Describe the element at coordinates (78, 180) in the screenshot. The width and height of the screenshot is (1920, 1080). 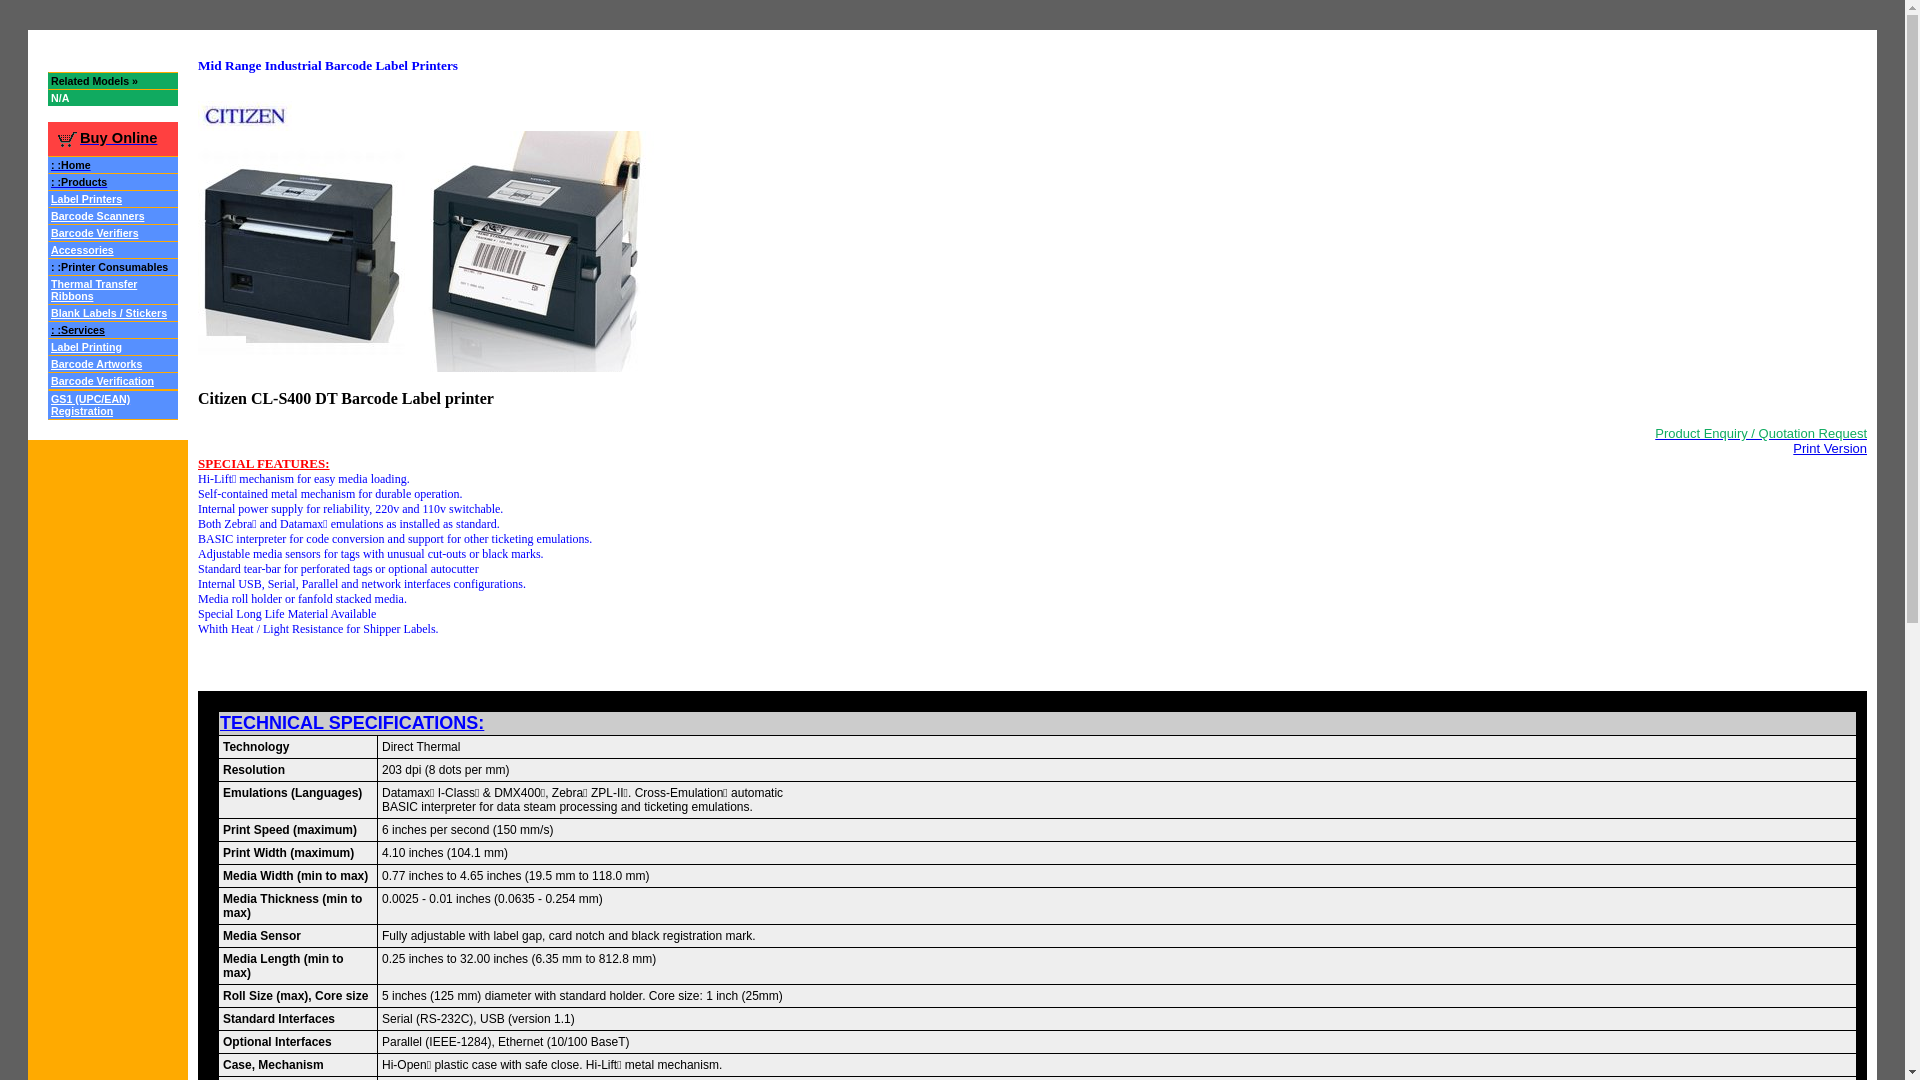
I see `': :Products'` at that location.